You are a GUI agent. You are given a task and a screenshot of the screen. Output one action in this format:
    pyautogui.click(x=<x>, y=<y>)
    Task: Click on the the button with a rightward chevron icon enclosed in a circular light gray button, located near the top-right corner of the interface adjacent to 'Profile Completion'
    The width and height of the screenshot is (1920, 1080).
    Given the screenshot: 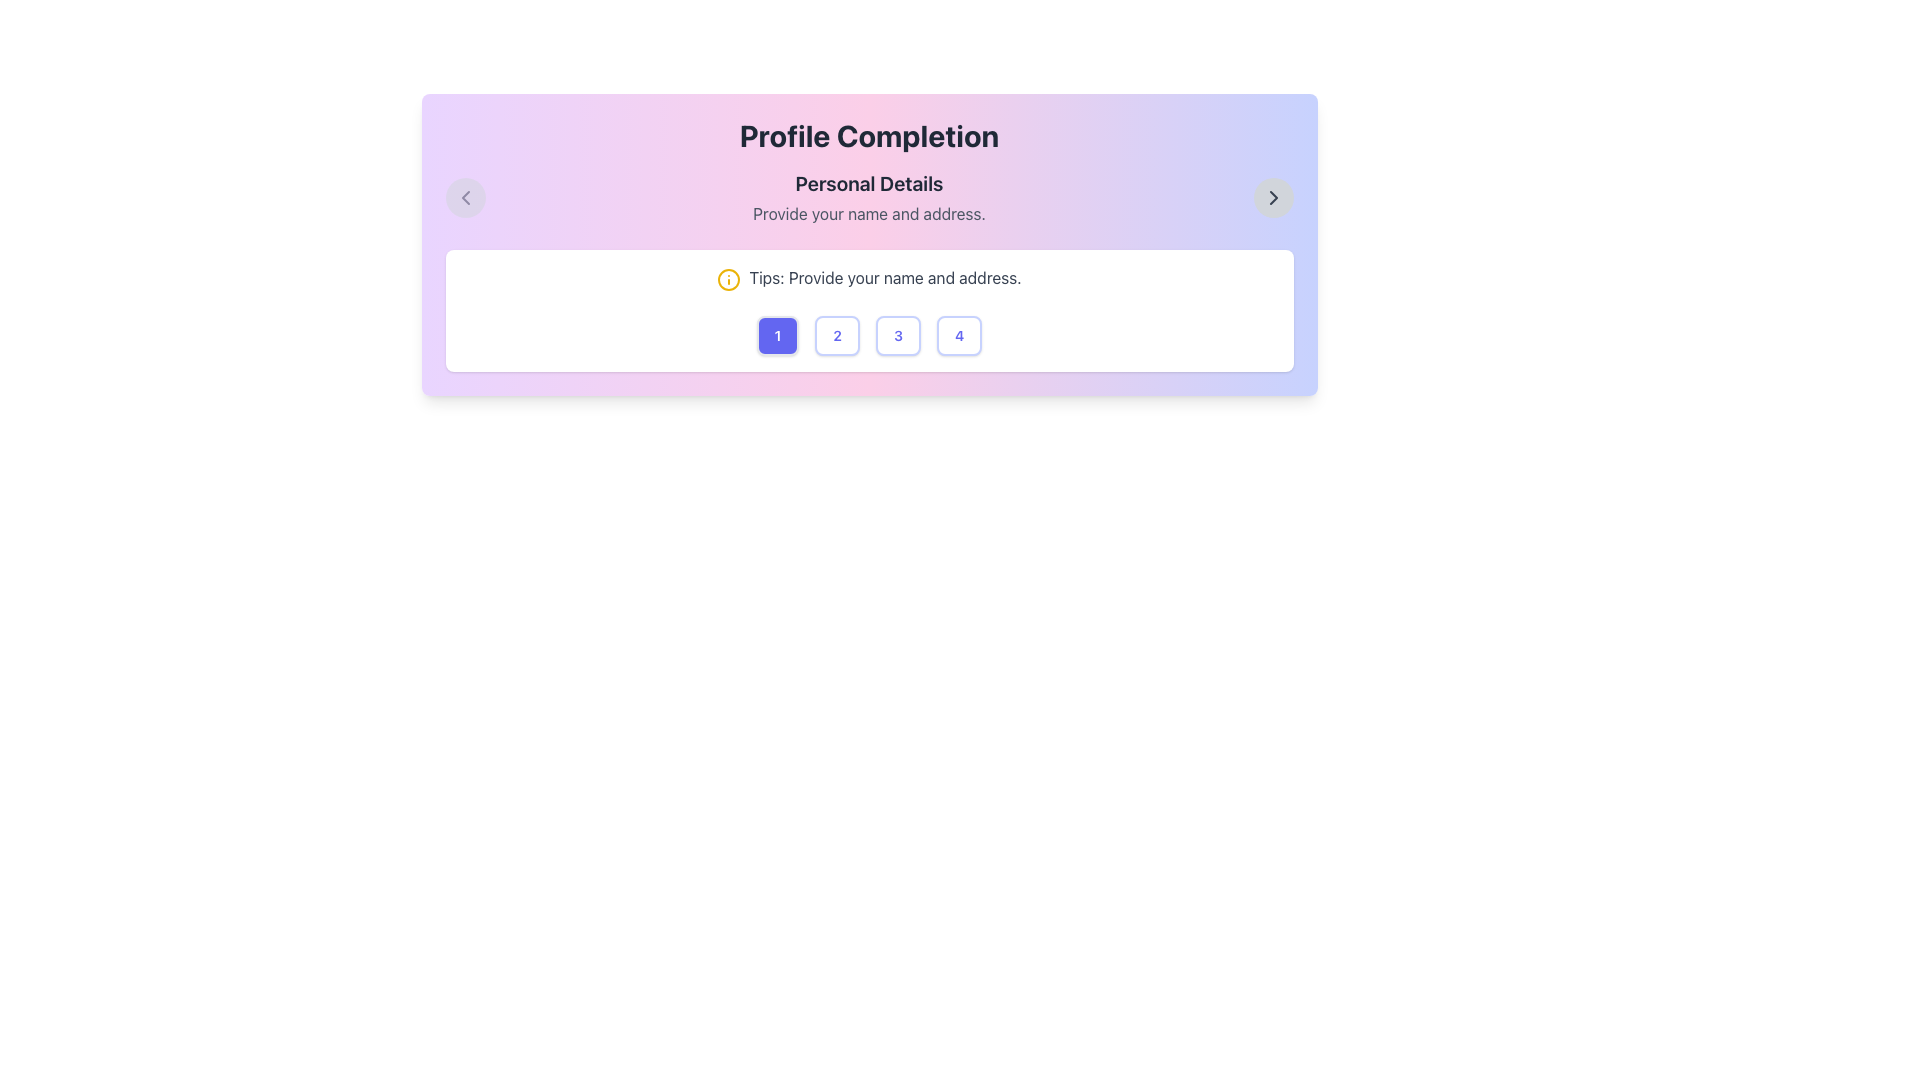 What is the action you would take?
    pyautogui.click(x=1272, y=197)
    